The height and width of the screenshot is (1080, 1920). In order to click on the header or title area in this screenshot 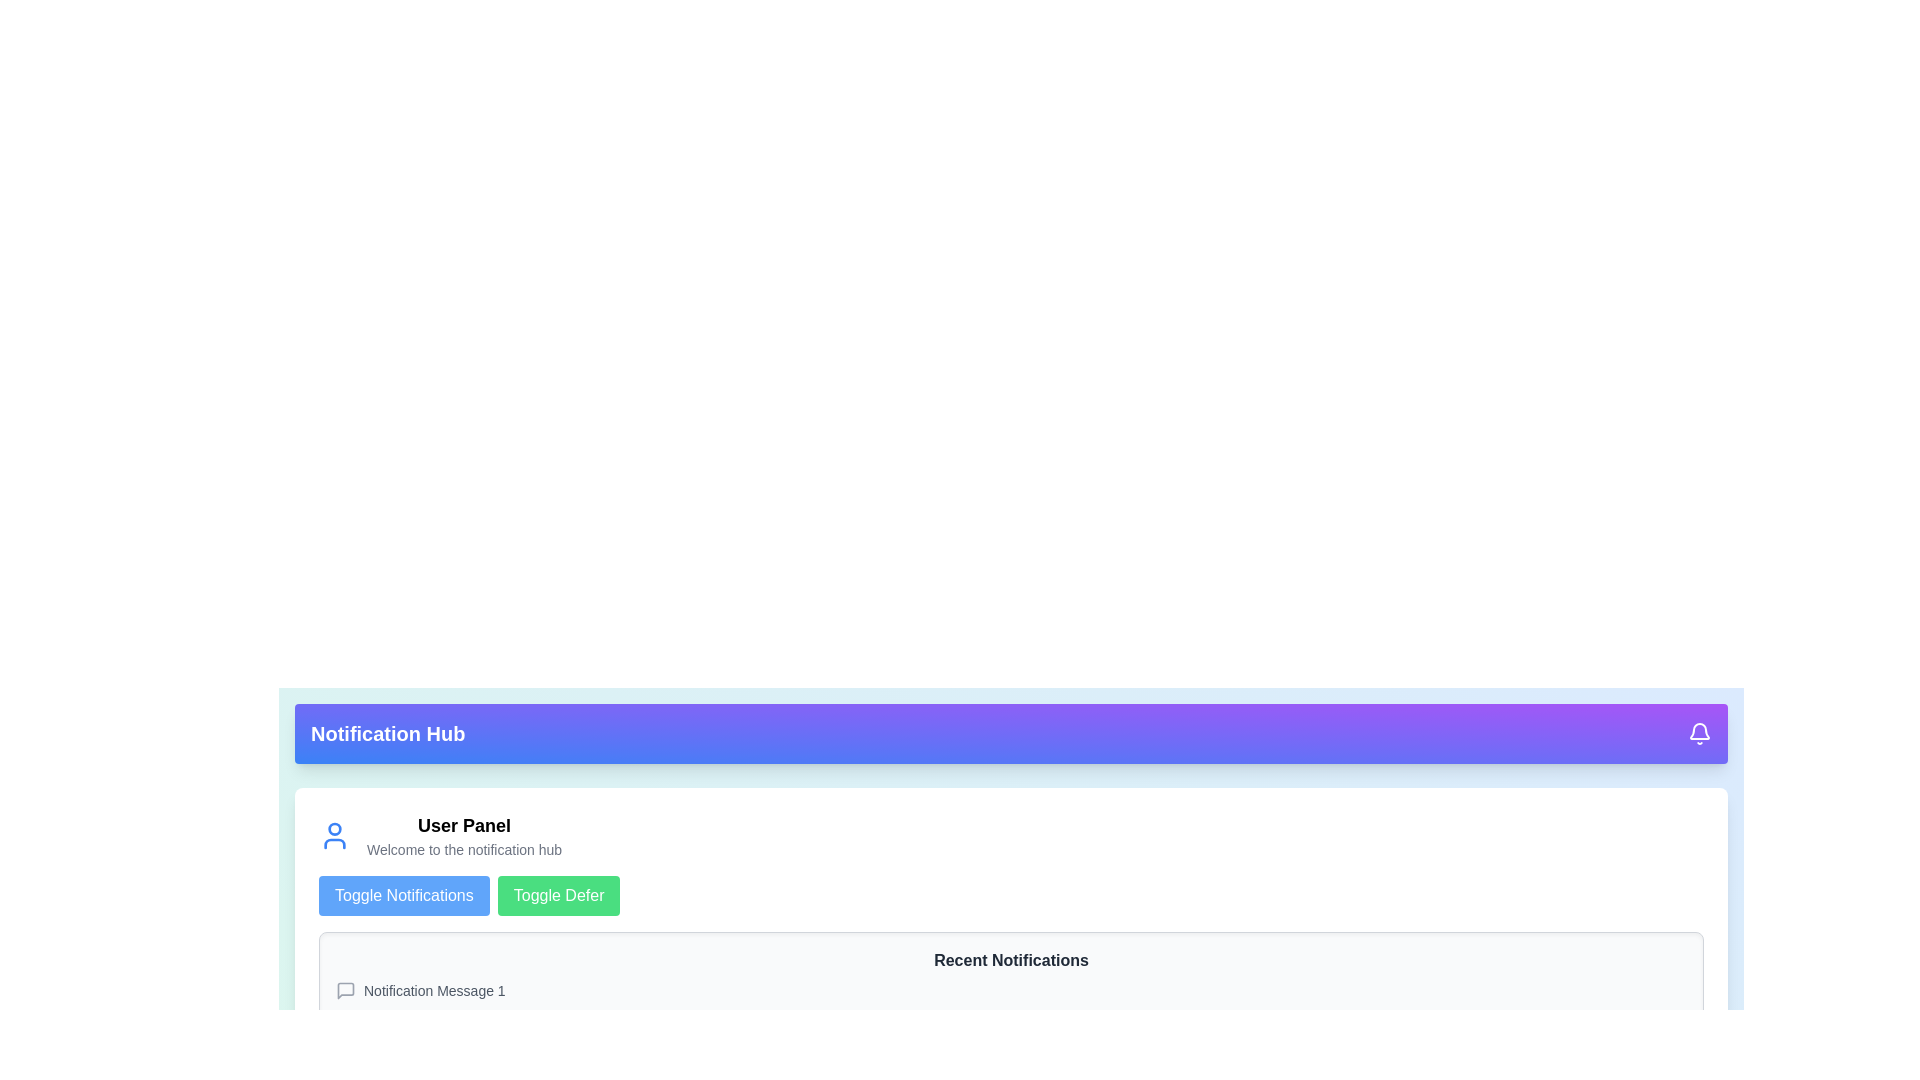, I will do `click(1011, 733)`.